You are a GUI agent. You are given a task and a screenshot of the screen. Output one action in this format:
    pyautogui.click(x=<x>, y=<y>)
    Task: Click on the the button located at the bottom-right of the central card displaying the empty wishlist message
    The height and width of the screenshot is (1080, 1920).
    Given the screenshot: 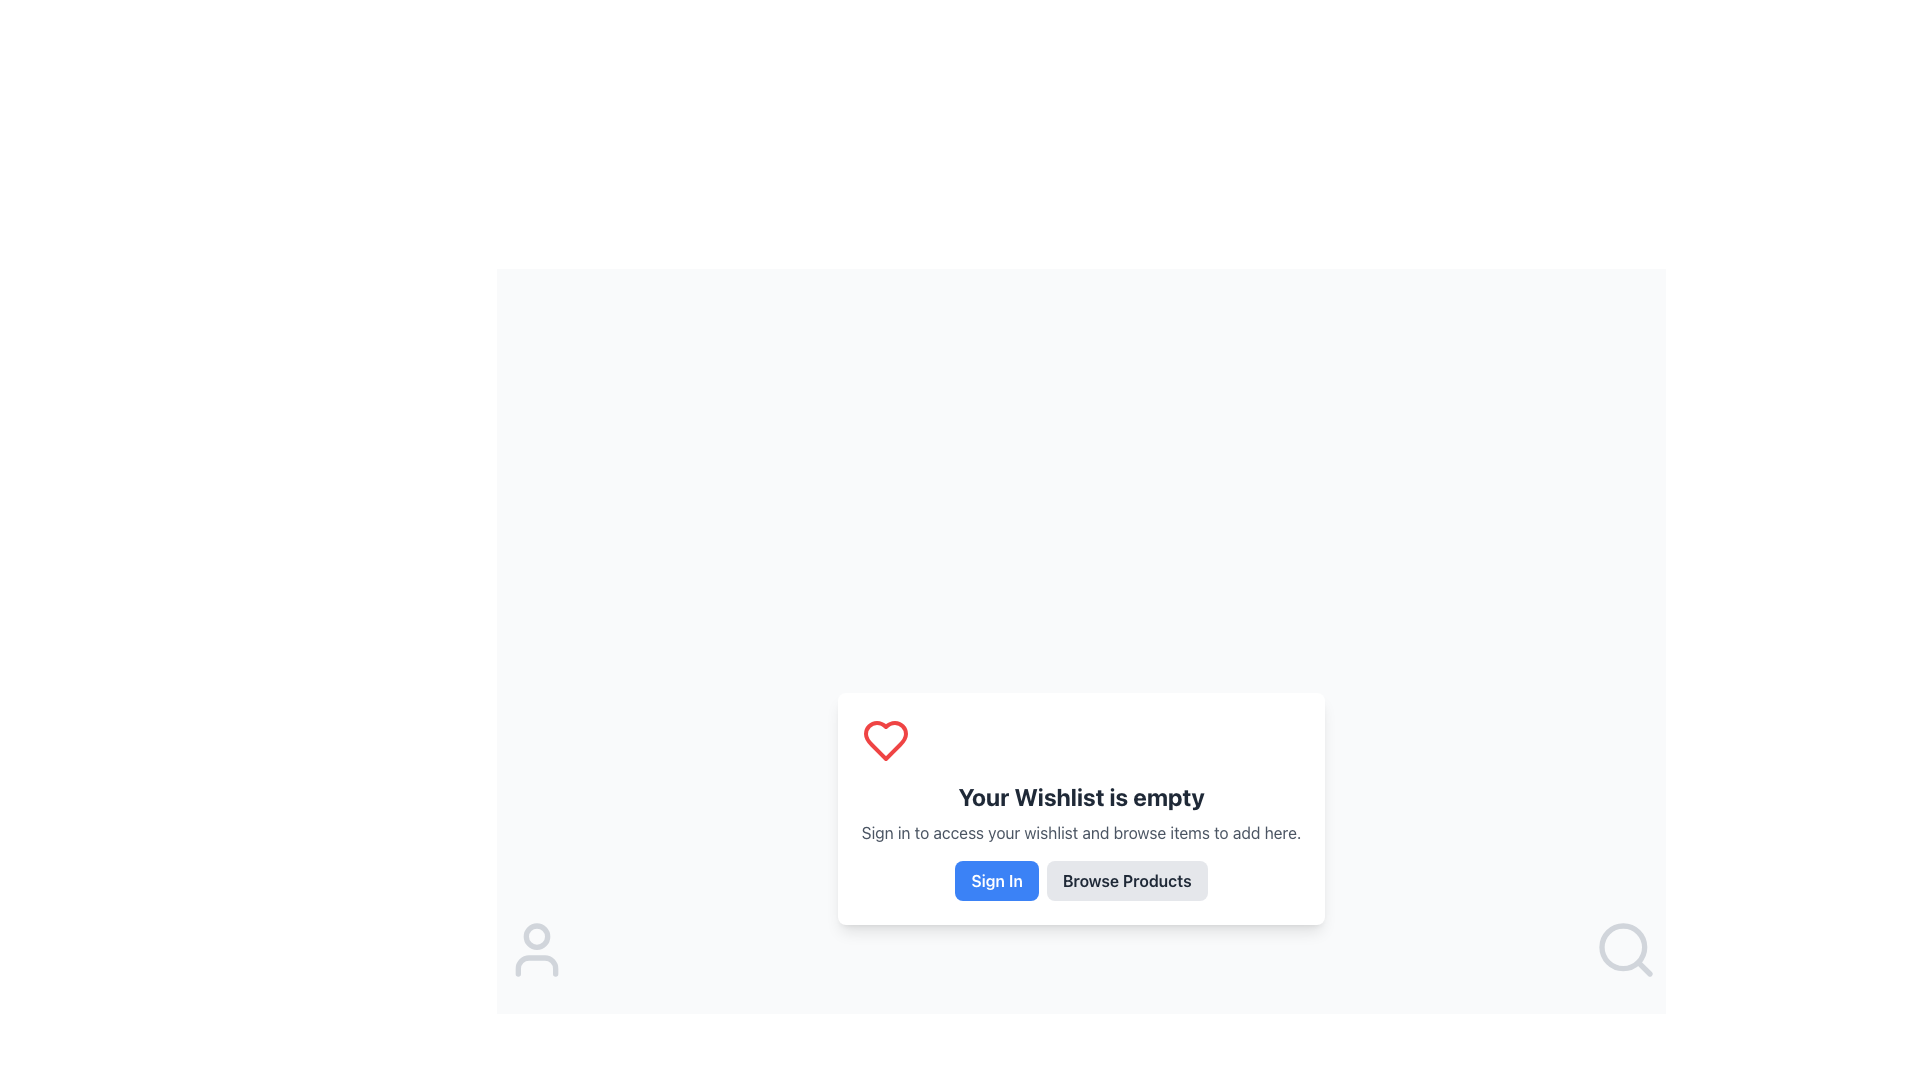 What is the action you would take?
    pyautogui.click(x=1127, y=879)
    